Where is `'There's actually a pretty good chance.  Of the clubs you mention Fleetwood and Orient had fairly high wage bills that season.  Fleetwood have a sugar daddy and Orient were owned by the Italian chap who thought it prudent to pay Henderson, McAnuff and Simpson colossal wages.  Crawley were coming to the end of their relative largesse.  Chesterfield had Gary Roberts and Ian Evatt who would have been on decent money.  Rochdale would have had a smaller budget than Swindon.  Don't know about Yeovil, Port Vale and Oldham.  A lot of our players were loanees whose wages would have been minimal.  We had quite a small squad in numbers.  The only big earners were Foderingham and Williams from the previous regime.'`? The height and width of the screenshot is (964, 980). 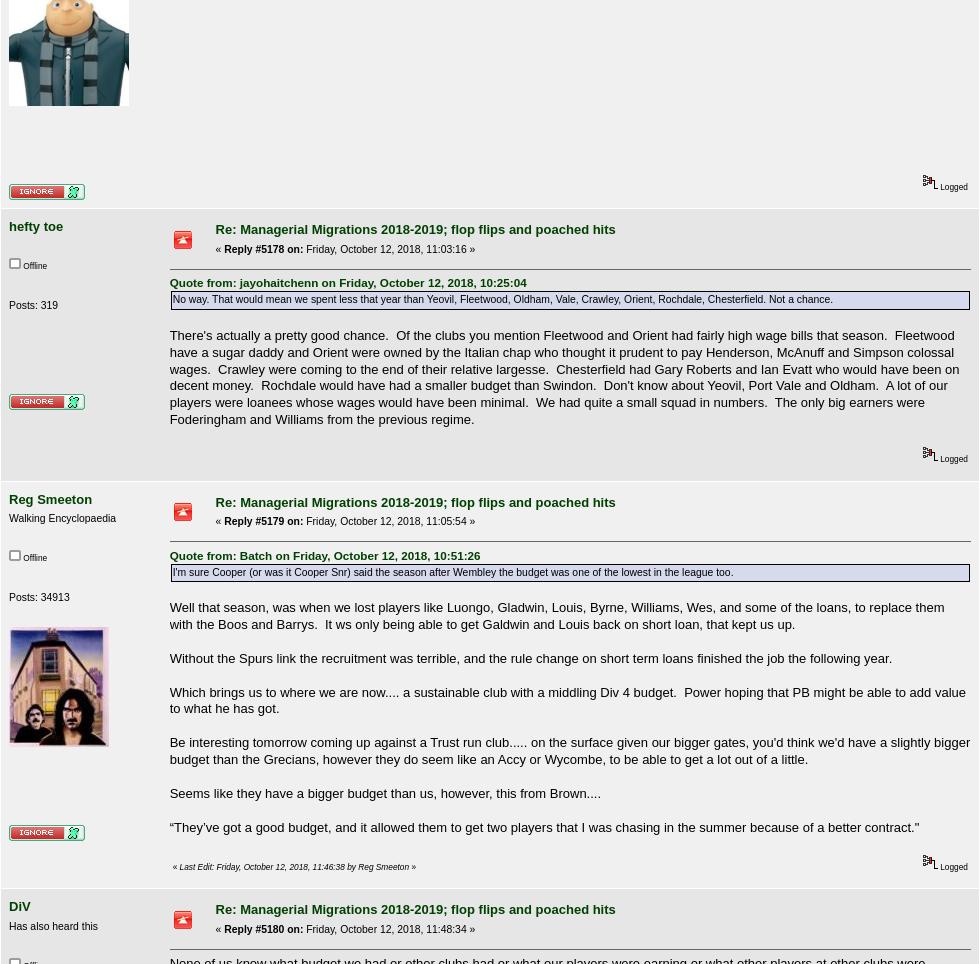
'There's actually a pretty good chance.  Of the clubs you mention Fleetwood and Orient had fairly high wage bills that season.  Fleetwood have a sugar daddy and Orient were owned by the Italian chap who thought it prudent to pay Henderson, McAnuff and Simpson colossal wages.  Crawley were coming to the end of their relative largesse.  Chesterfield had Gary Roberts and Ian Evatt who would have been on decent money.  Rochdale would have had a smaller budget than Swindon.  Don't know about Yeovil, Port Vale and Oldham.  A lot of our players were loanees whose wages would have been minimal.  We had quite a small squad in numbers.  The only big earners were Foderingham and Williams from the previous regime.' is located at coordinates (563, 377).